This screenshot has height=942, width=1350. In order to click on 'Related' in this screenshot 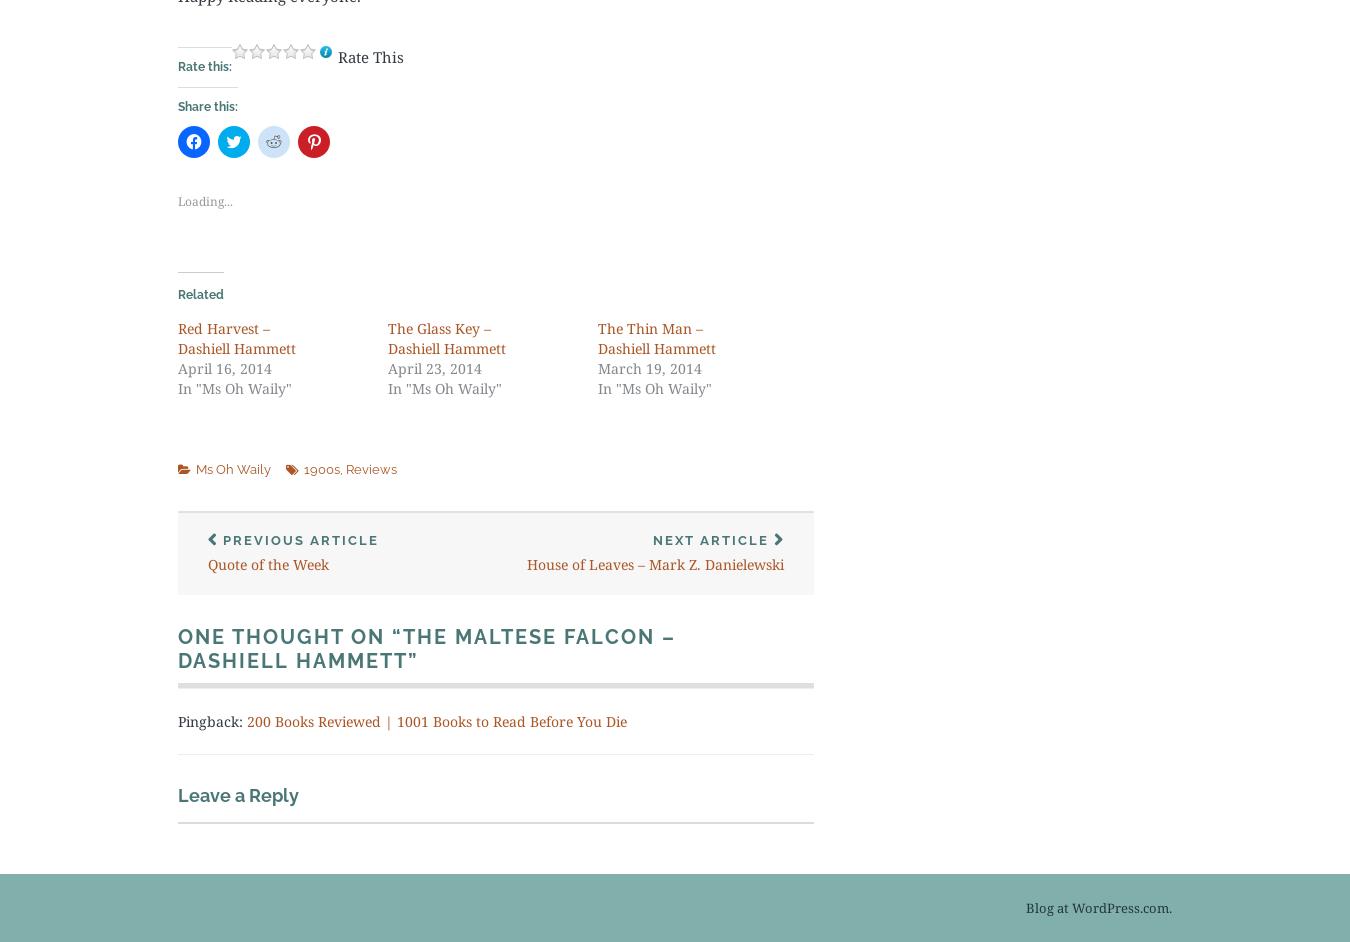, I will do `click(178, 295)`.